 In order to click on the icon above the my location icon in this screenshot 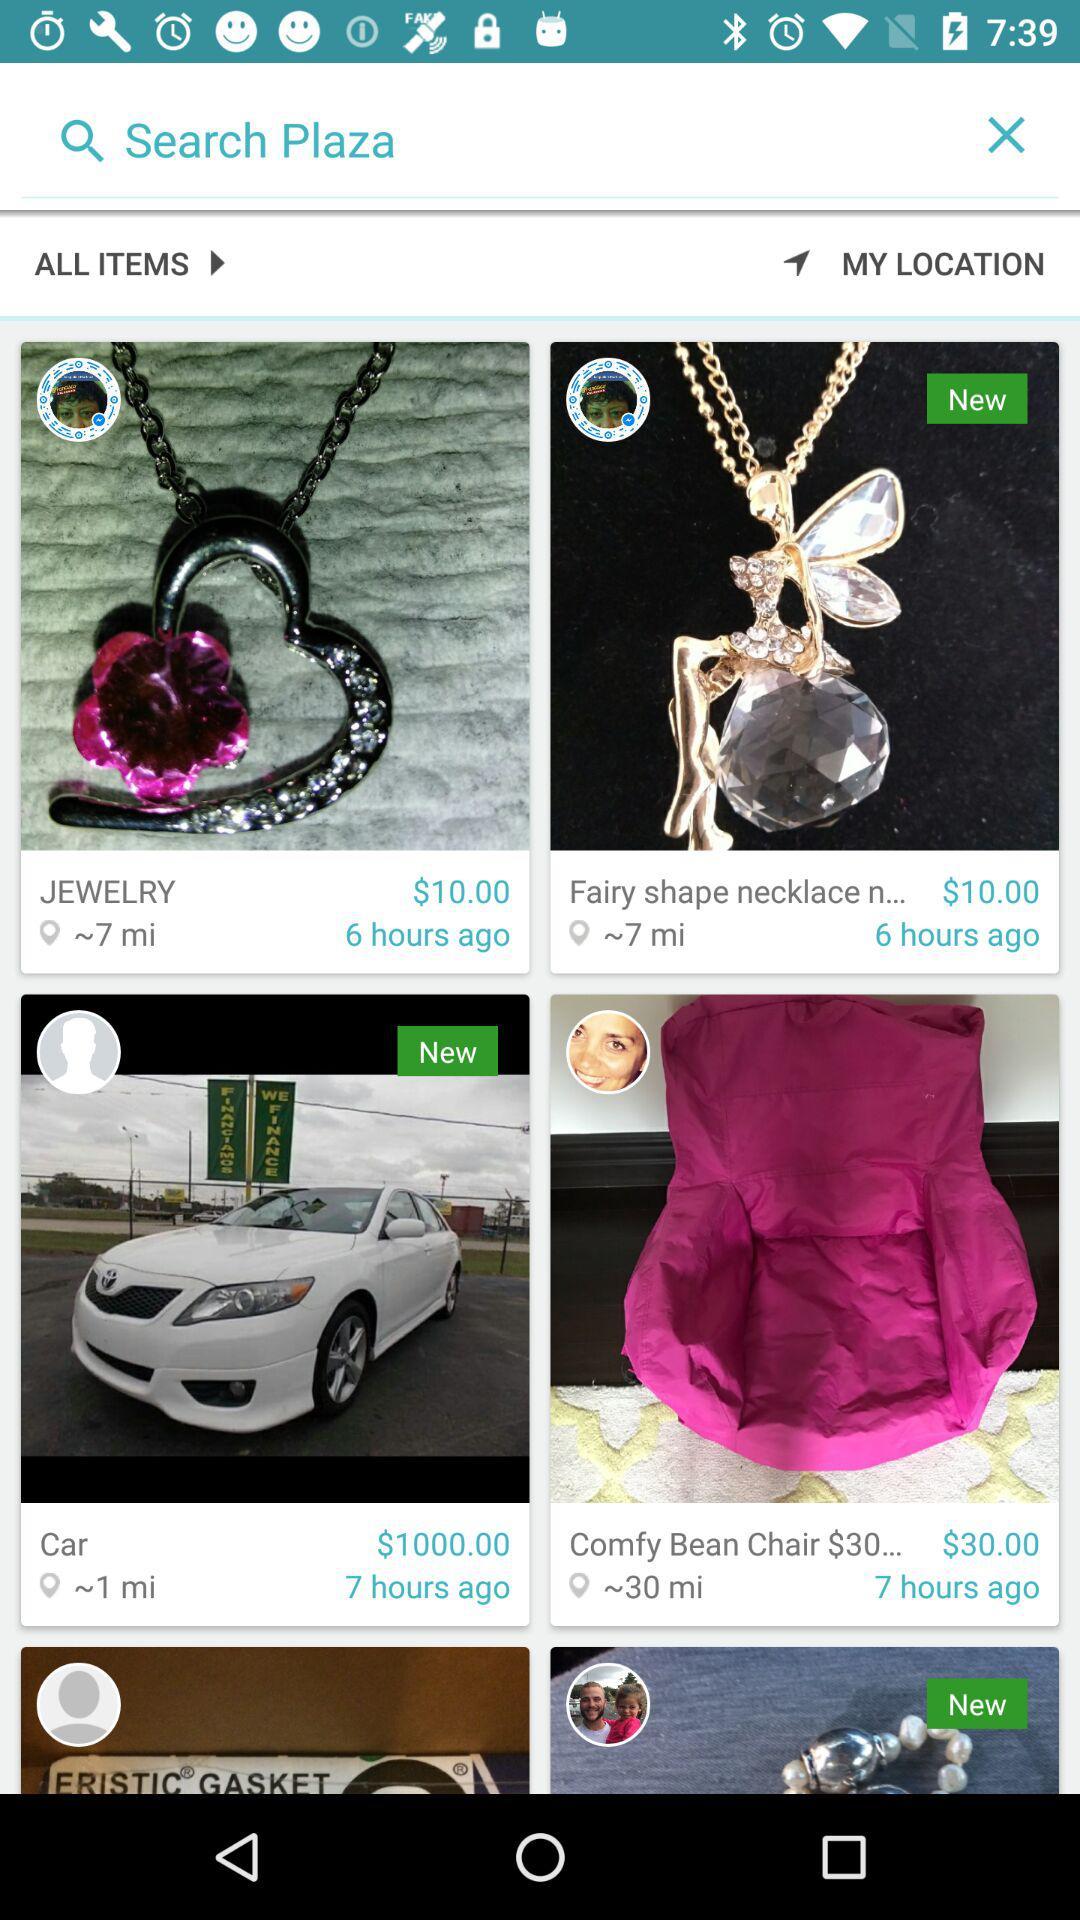, I will do `click(487, 133)`.